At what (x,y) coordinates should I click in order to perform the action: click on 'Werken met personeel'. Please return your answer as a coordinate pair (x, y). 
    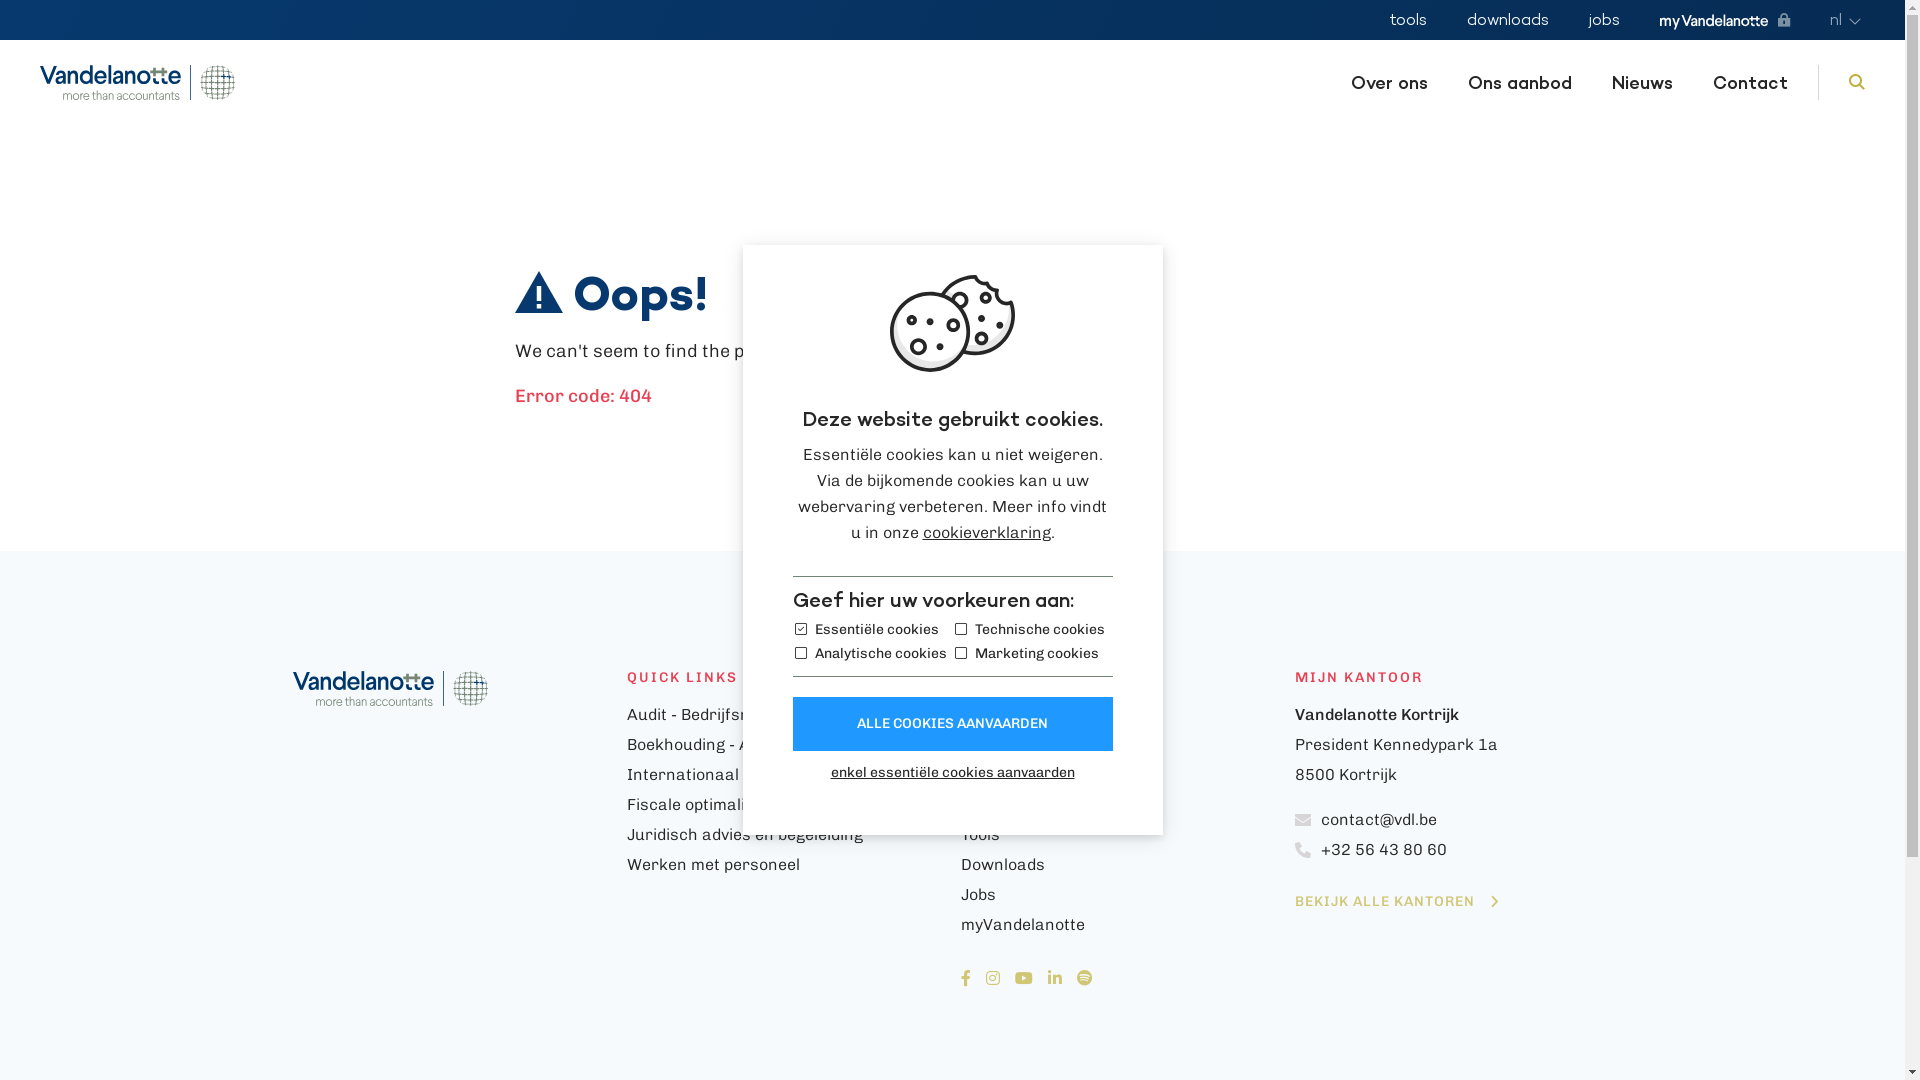
    Looking at the image, I should click on (624, 863).